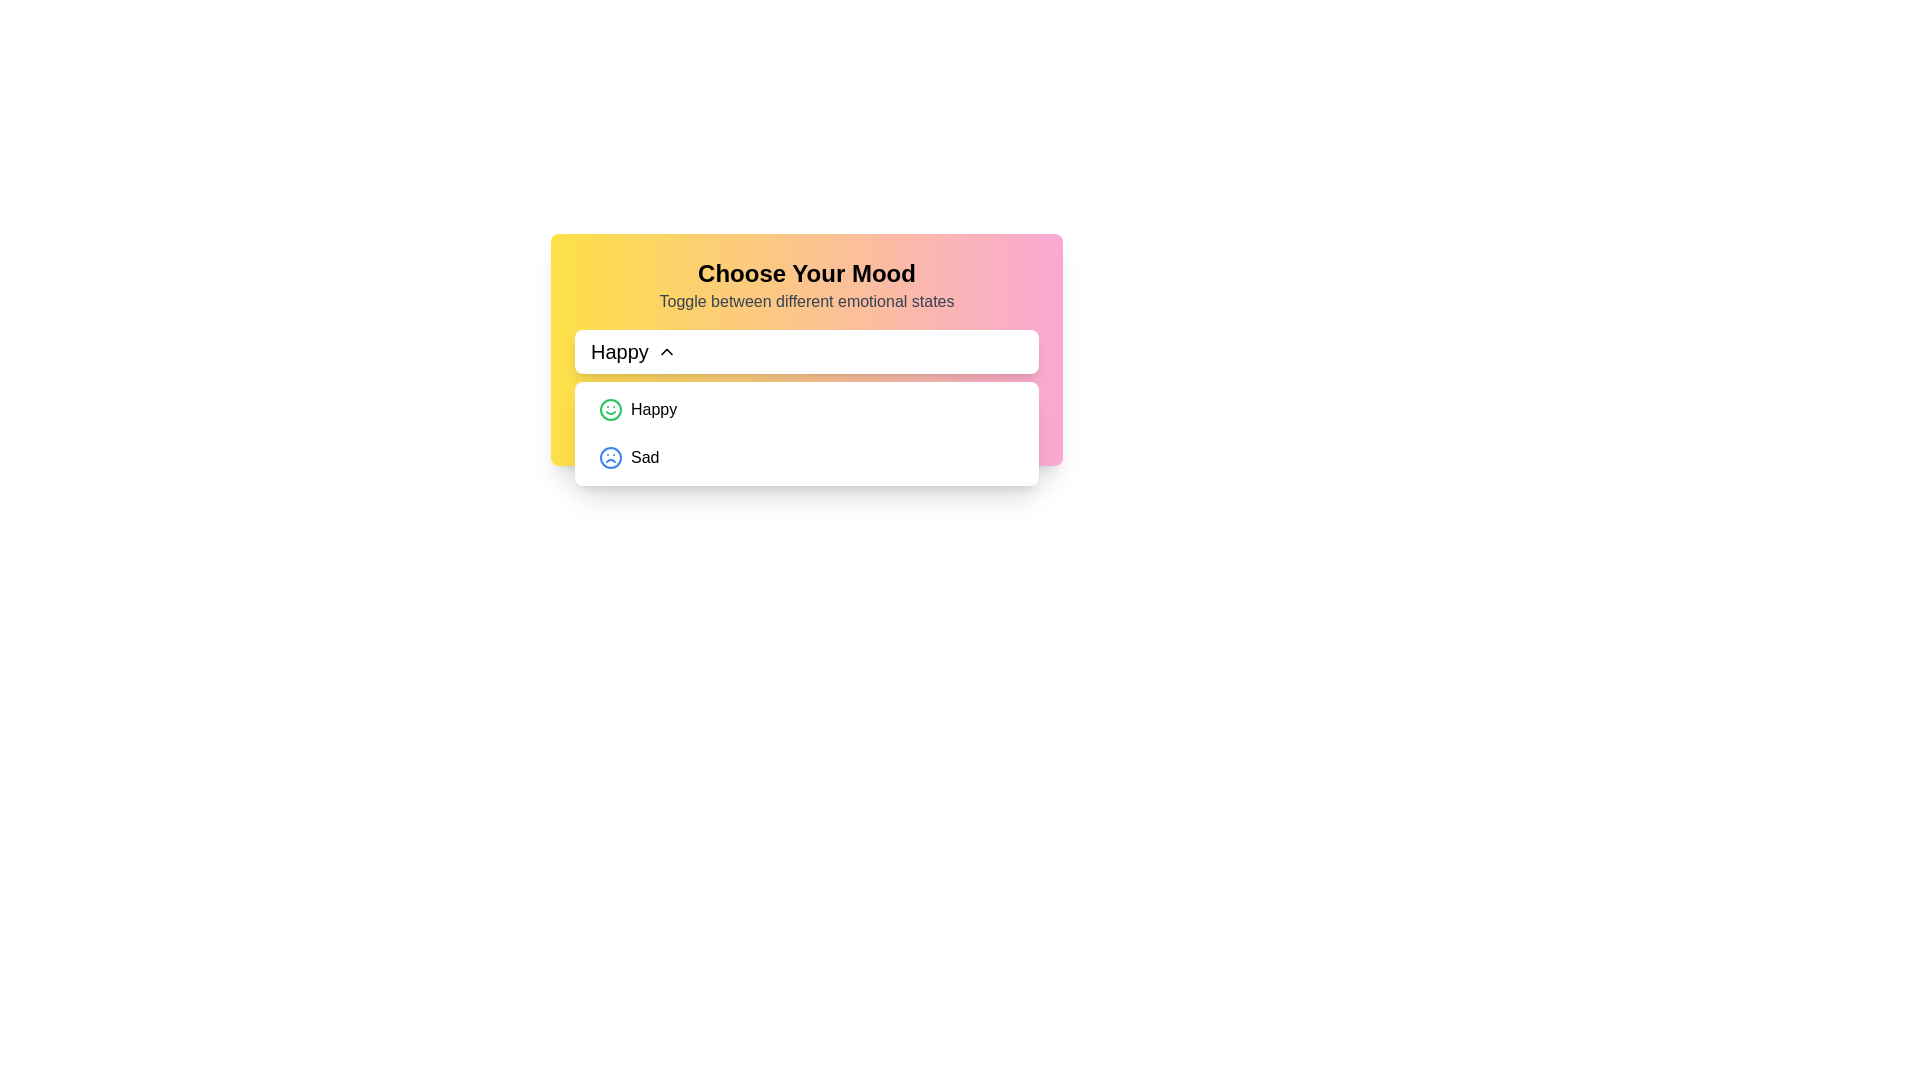 The width and height of the screenshot is (1920, 1080). Describe the element at coordinates (585, 401) in the screenshot. I see `circular shape representing the smiley face icon located in the dropdown menu adjacent to the text label 'Happy'` at that location.